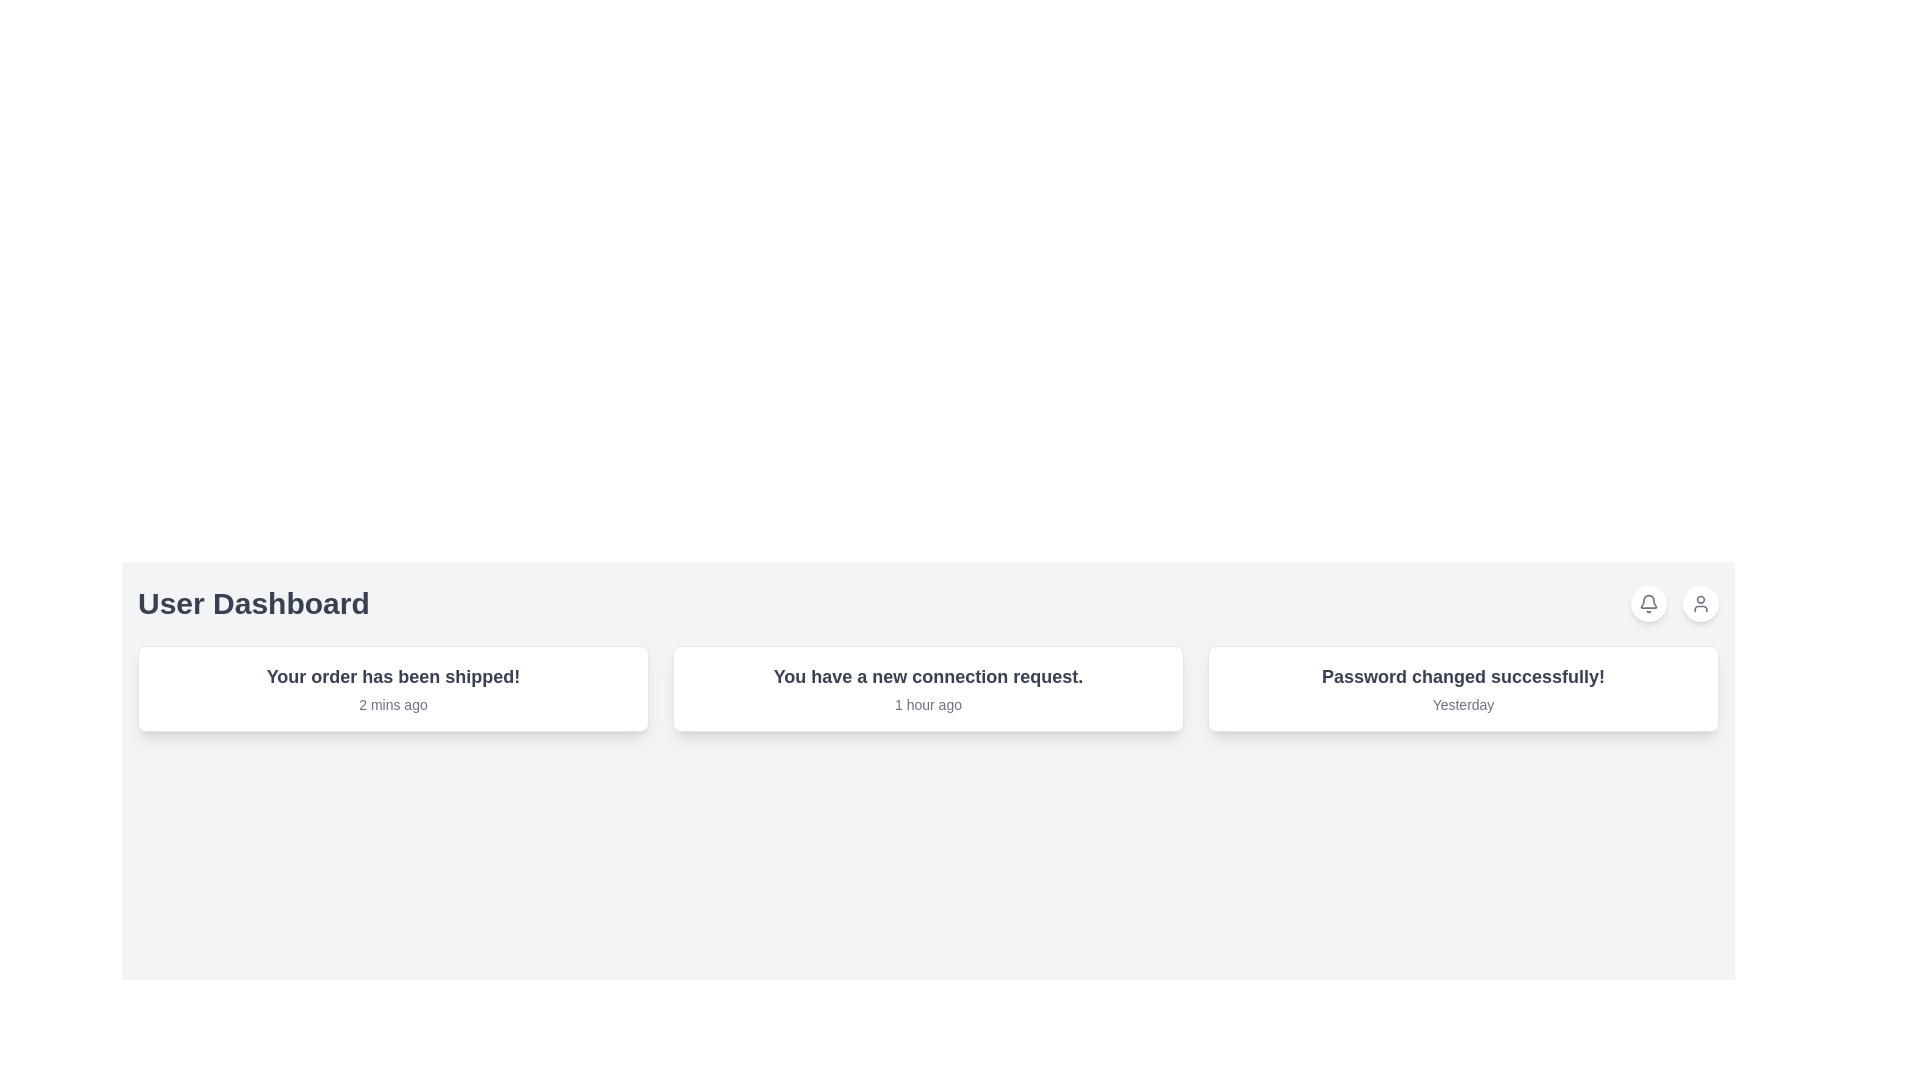 The height and width of the screenshot is (1080, 1920). Describe the element at coordinates (1649, 603) in the screenshot. I see `the bell icon in the top-right corner of the user interface` at that location.